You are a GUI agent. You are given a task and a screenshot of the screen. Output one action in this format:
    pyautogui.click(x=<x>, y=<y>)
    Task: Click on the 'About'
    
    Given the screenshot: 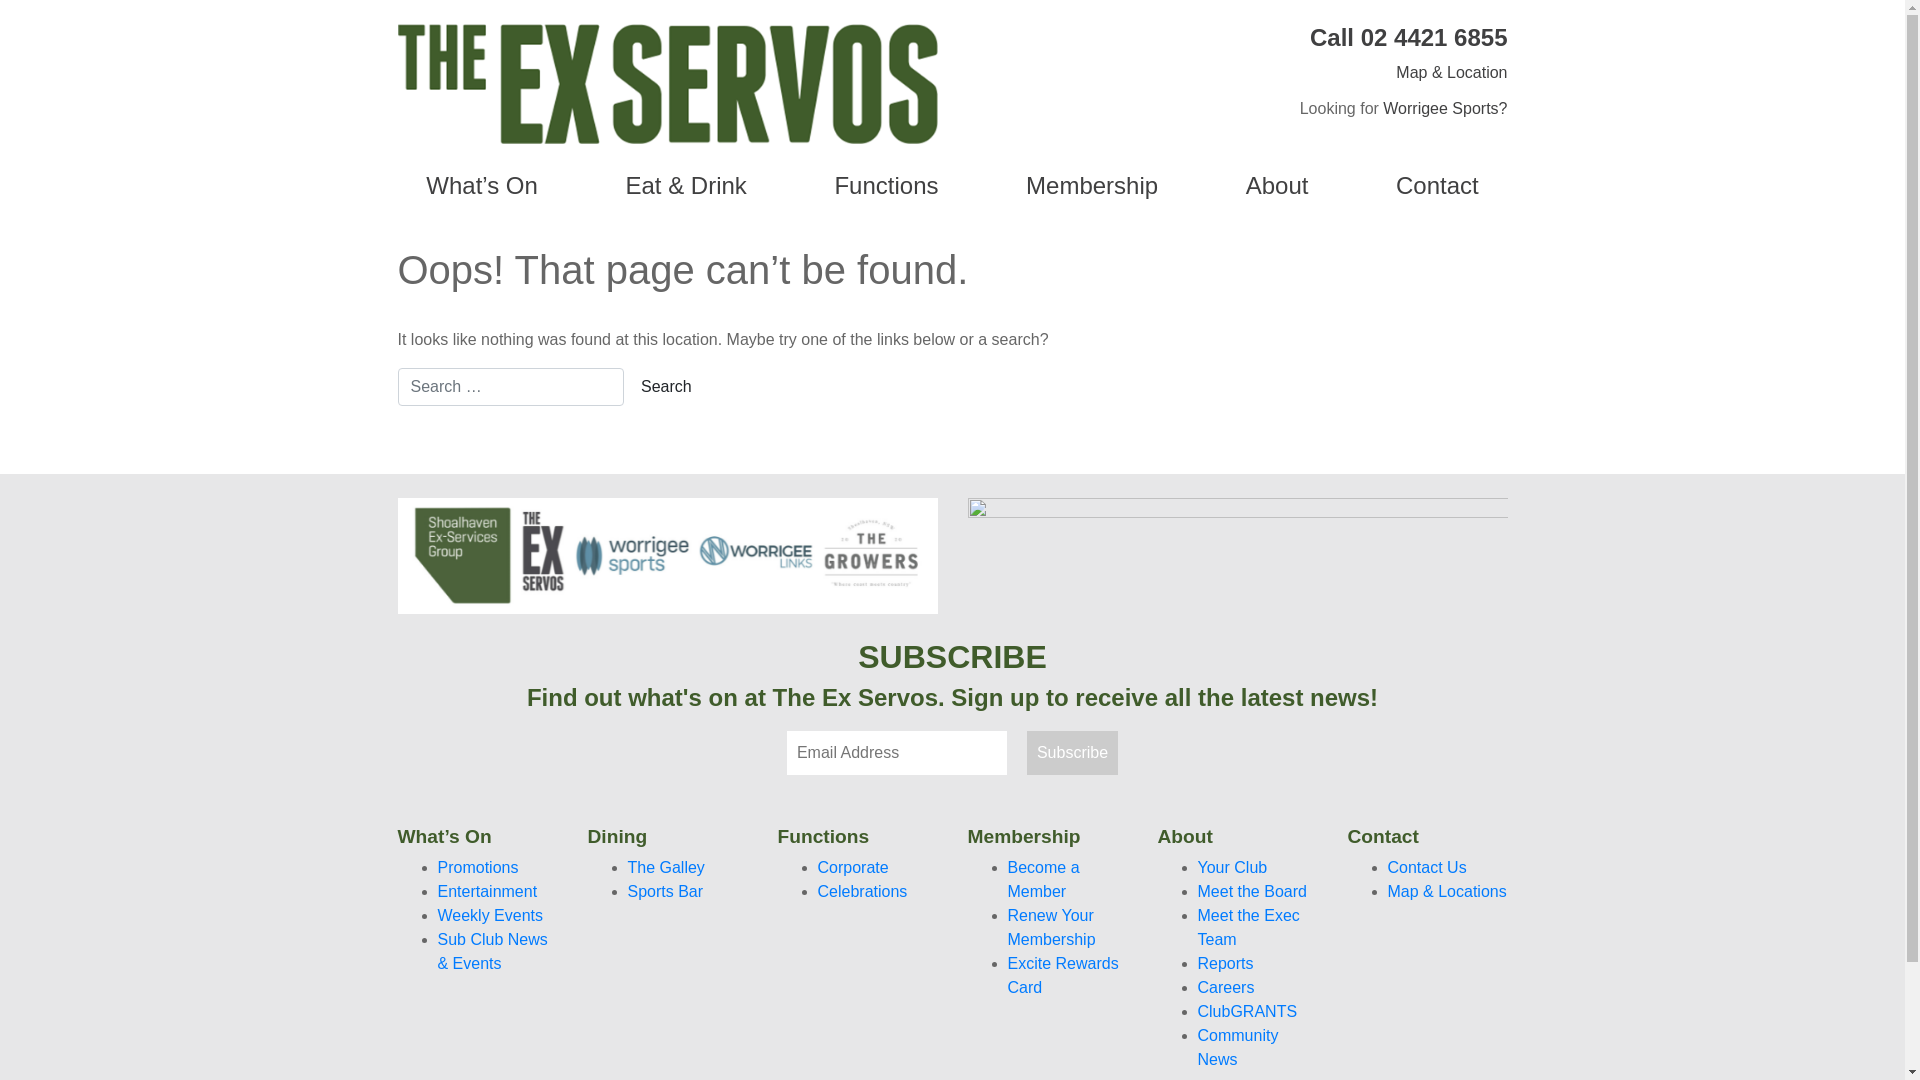 What is the action you would take?
    pyautogui.click(x=1200, y=185)
    